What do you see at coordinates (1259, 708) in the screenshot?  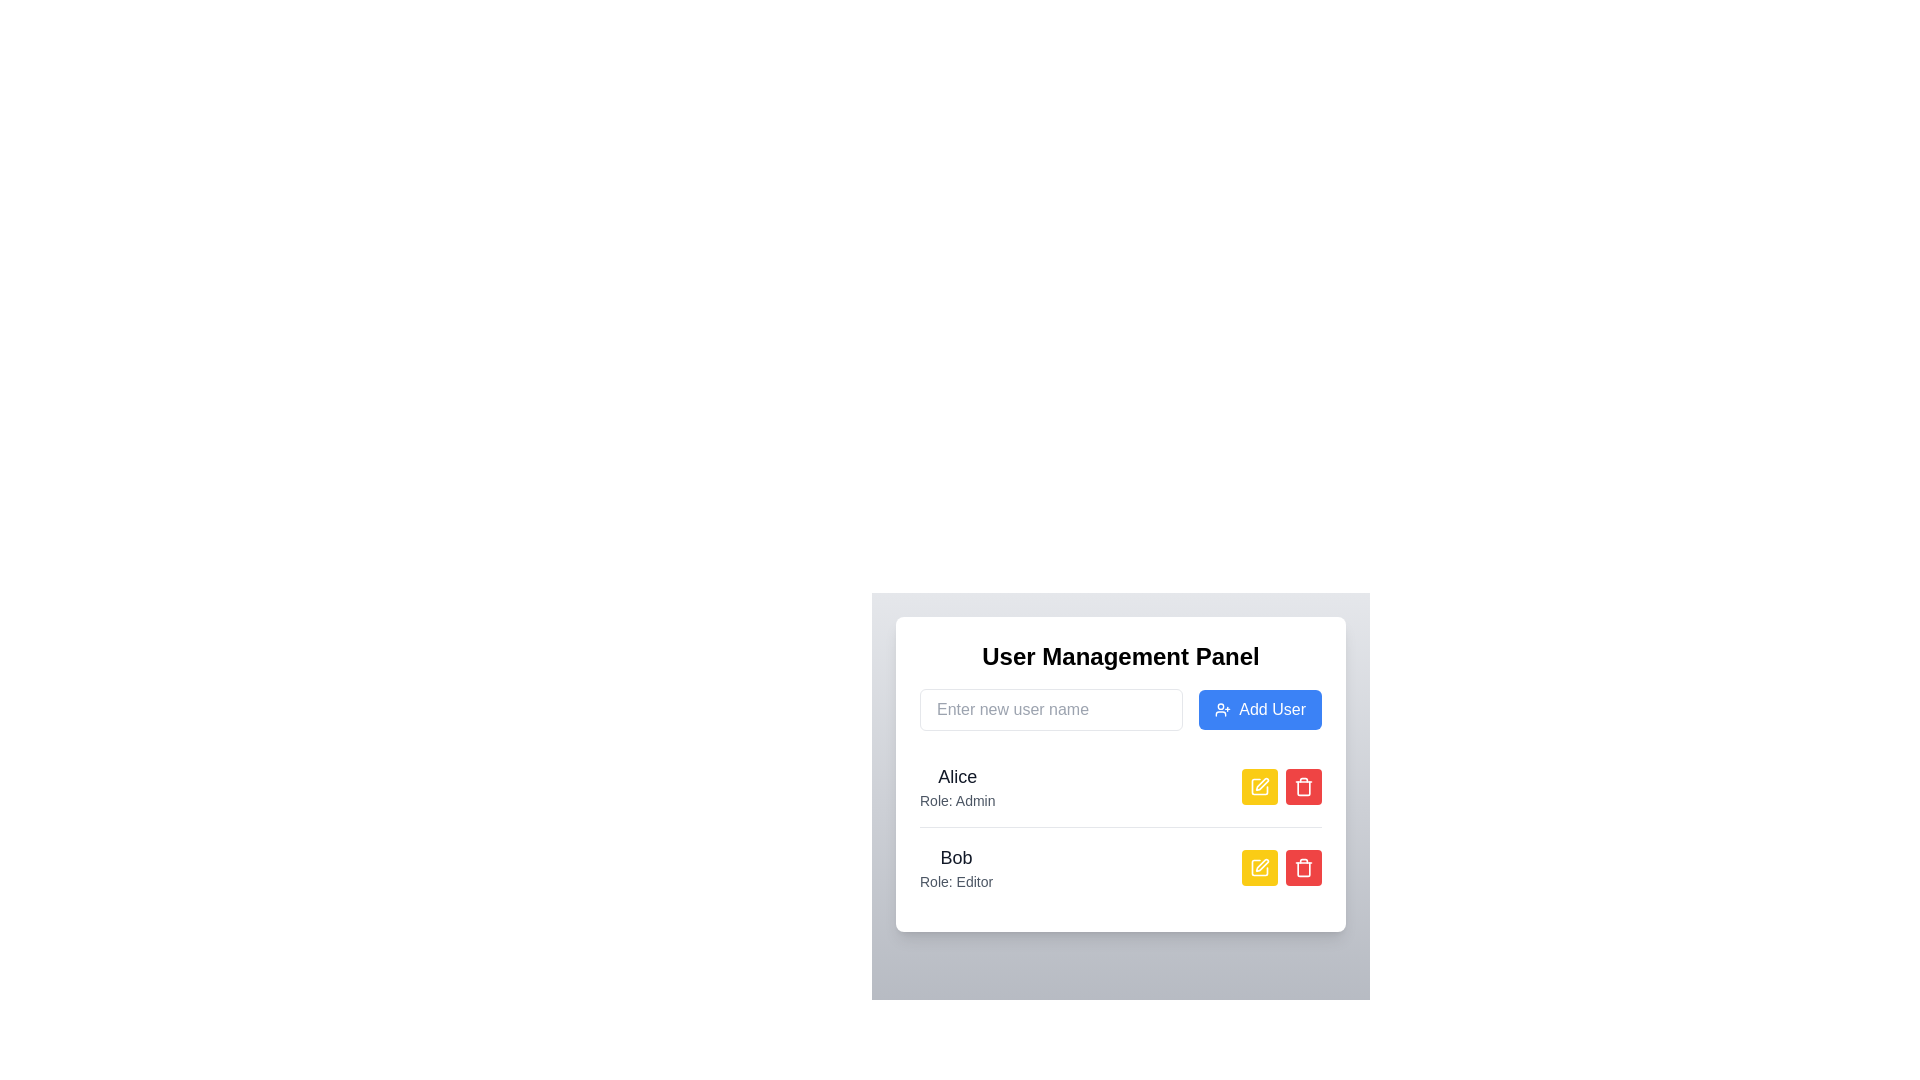 I see `the 'Add User' button, which is a rectangular button with a blue background and white text, located to the right of the username input field` at bounding box center [1259, 708].